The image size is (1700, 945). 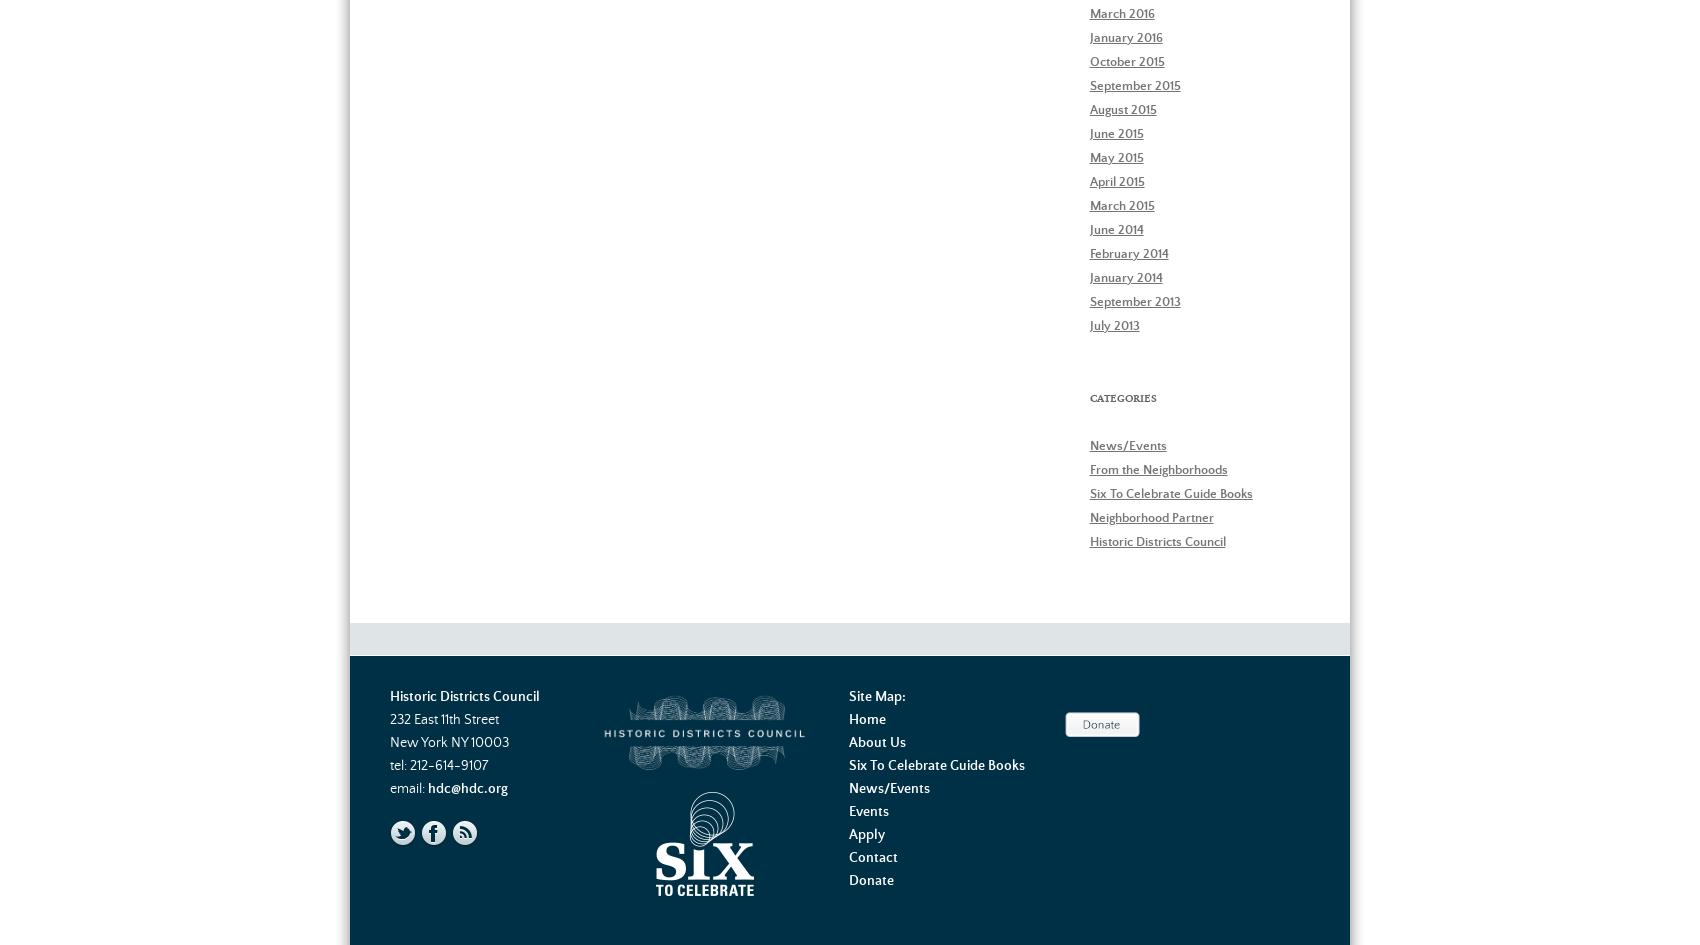 What do you see at coordinates (1116, 157) in the screenshot?
I see `'May 2015'` at bounding box center [1116, 157].